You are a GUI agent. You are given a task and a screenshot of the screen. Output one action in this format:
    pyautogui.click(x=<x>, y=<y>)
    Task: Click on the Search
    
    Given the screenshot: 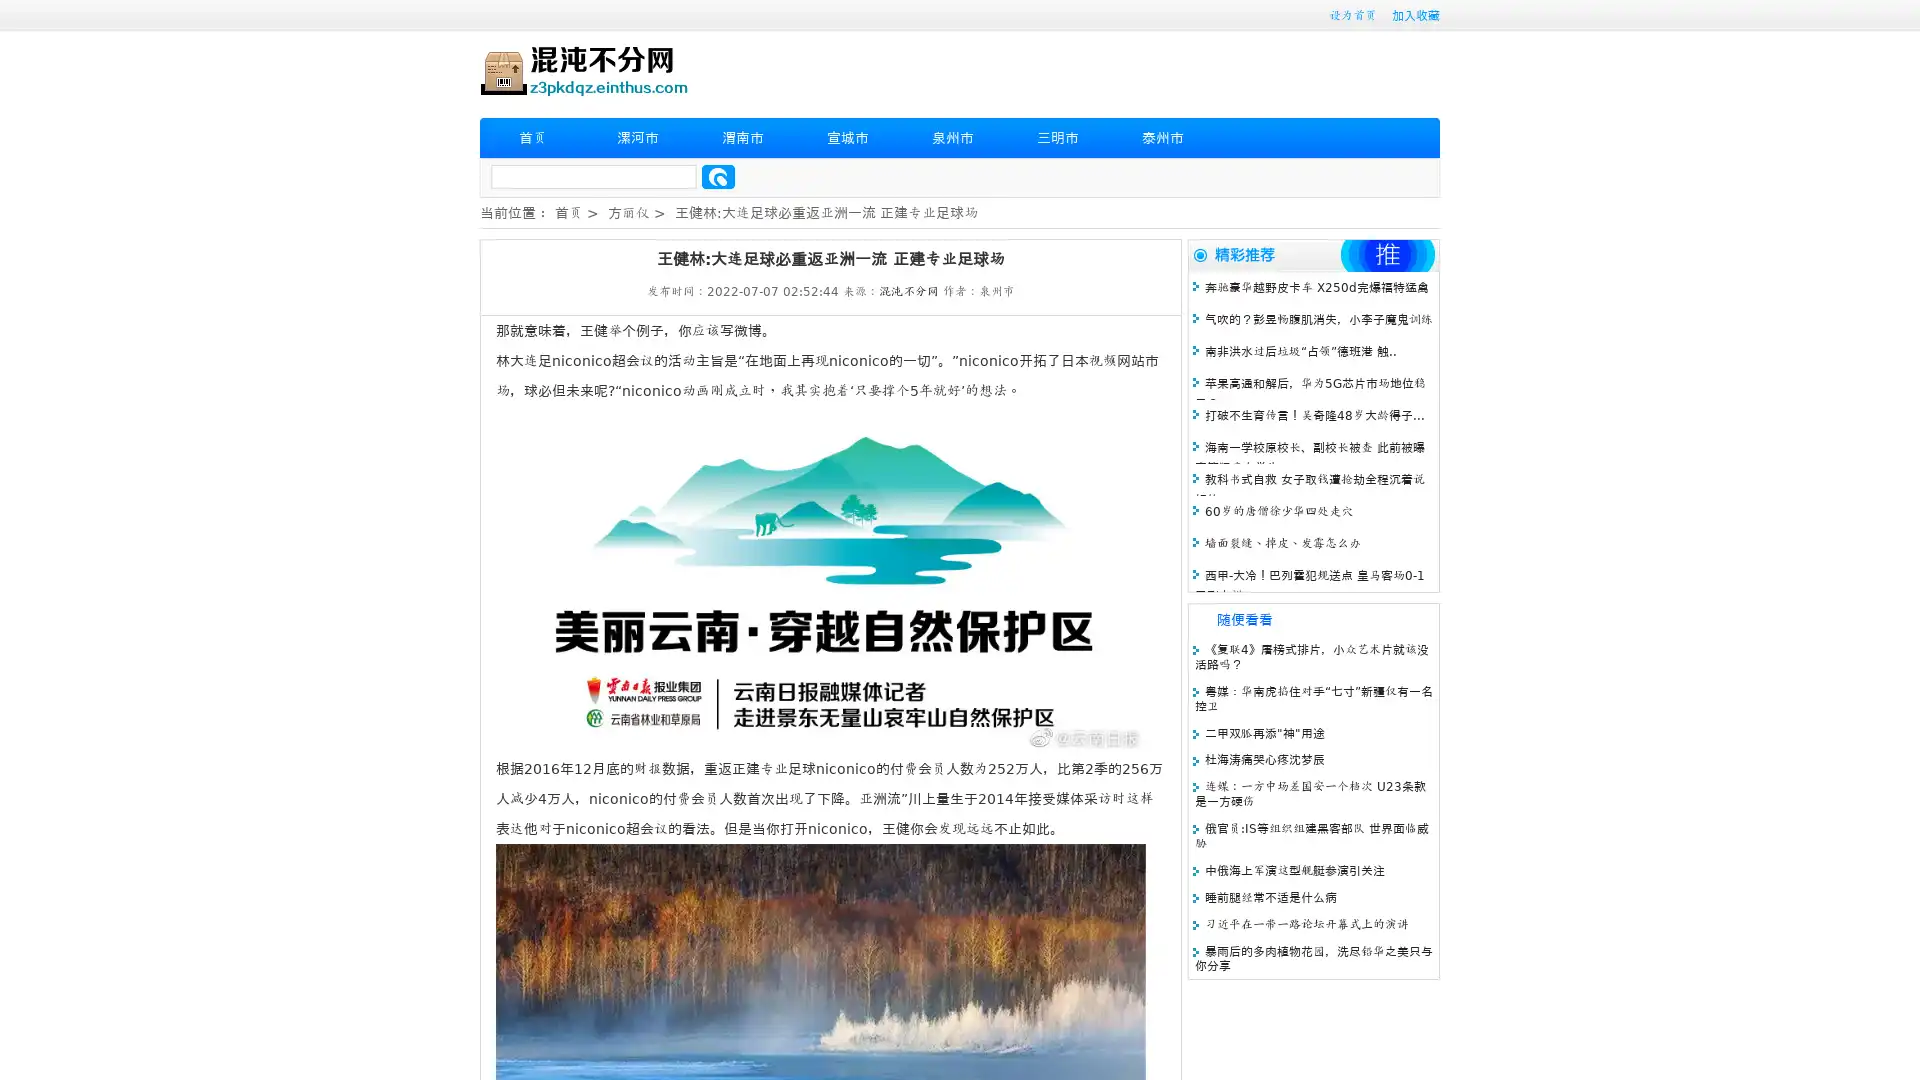 What is the action you would take?
    pyautogui.click(x=718, y=176)
    